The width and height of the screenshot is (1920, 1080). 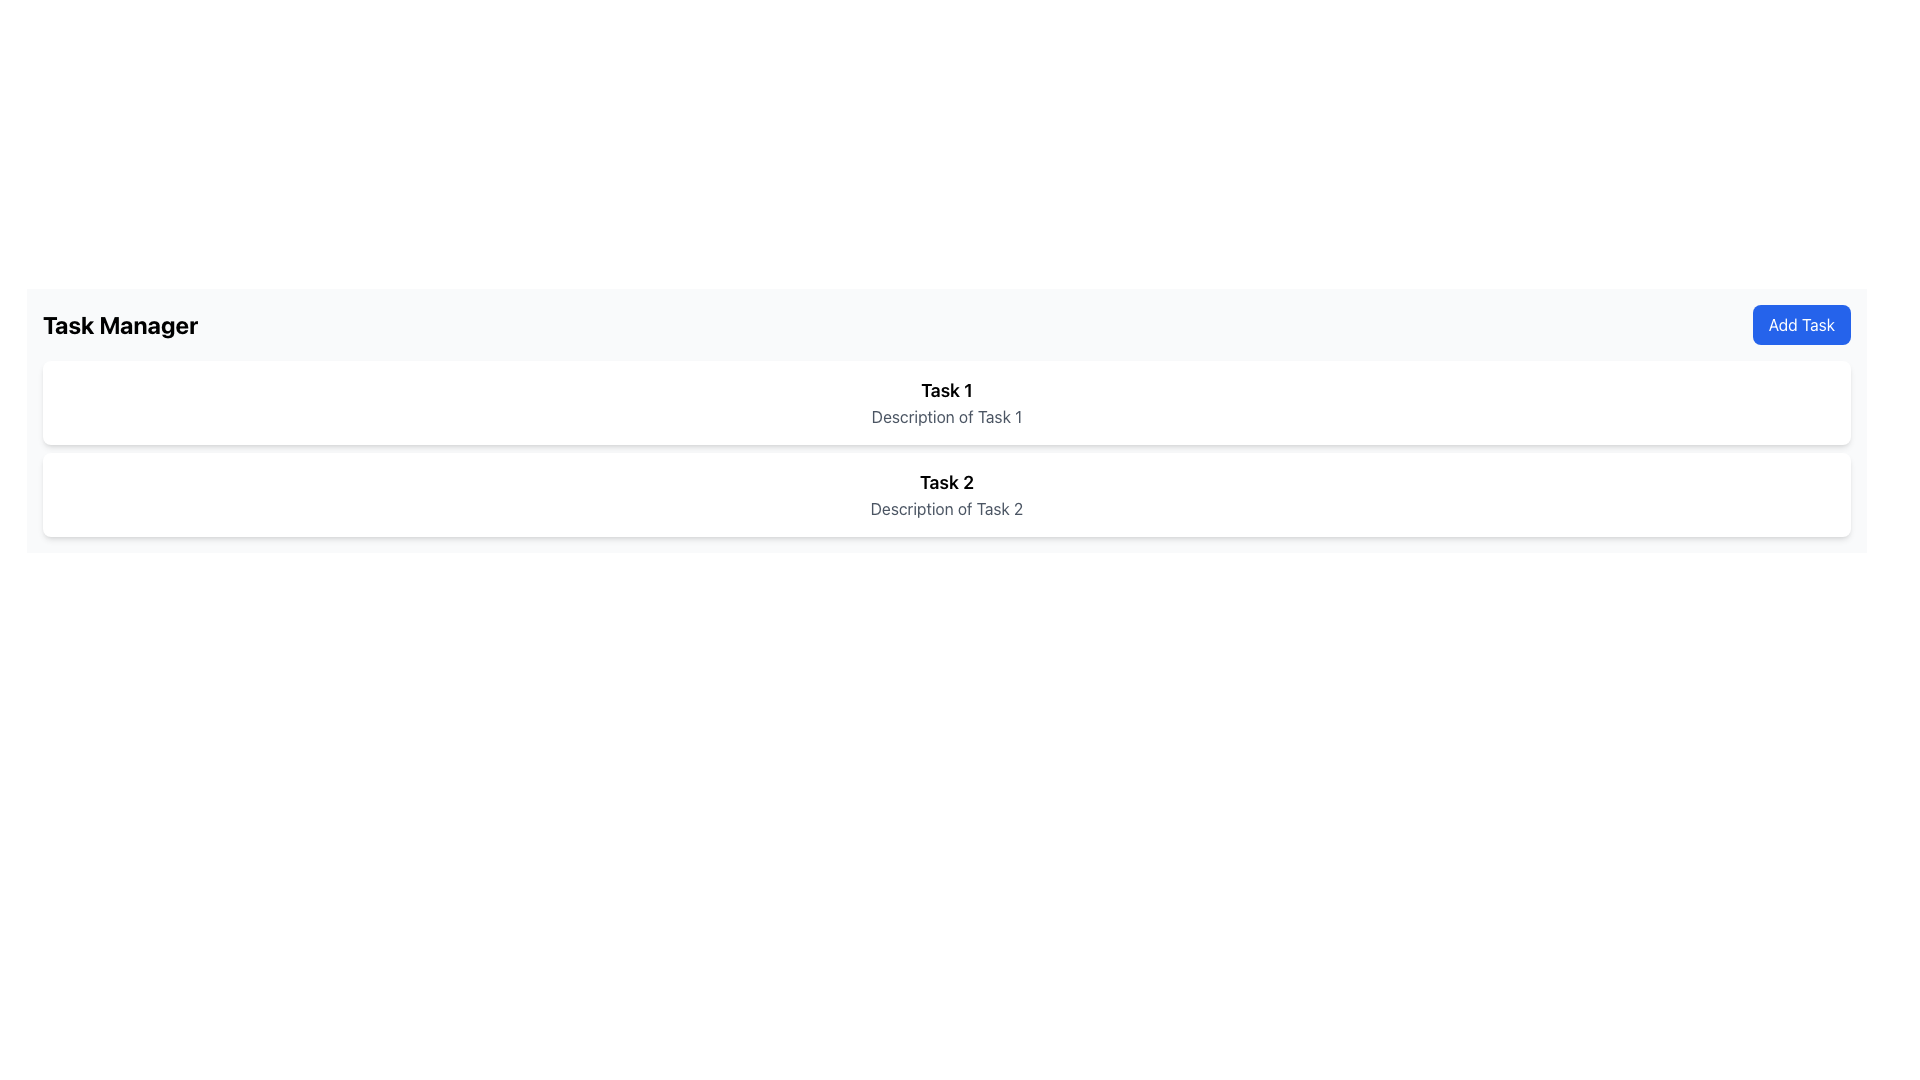 What do you see at coordinates (945, 390) in the screenshot?
I see `the 'Task 1' text label, which is prominently displayed in bold at the top of a white, rounded rectangular card, to trigger any potential hover effects` at bounding box center [945, 390].